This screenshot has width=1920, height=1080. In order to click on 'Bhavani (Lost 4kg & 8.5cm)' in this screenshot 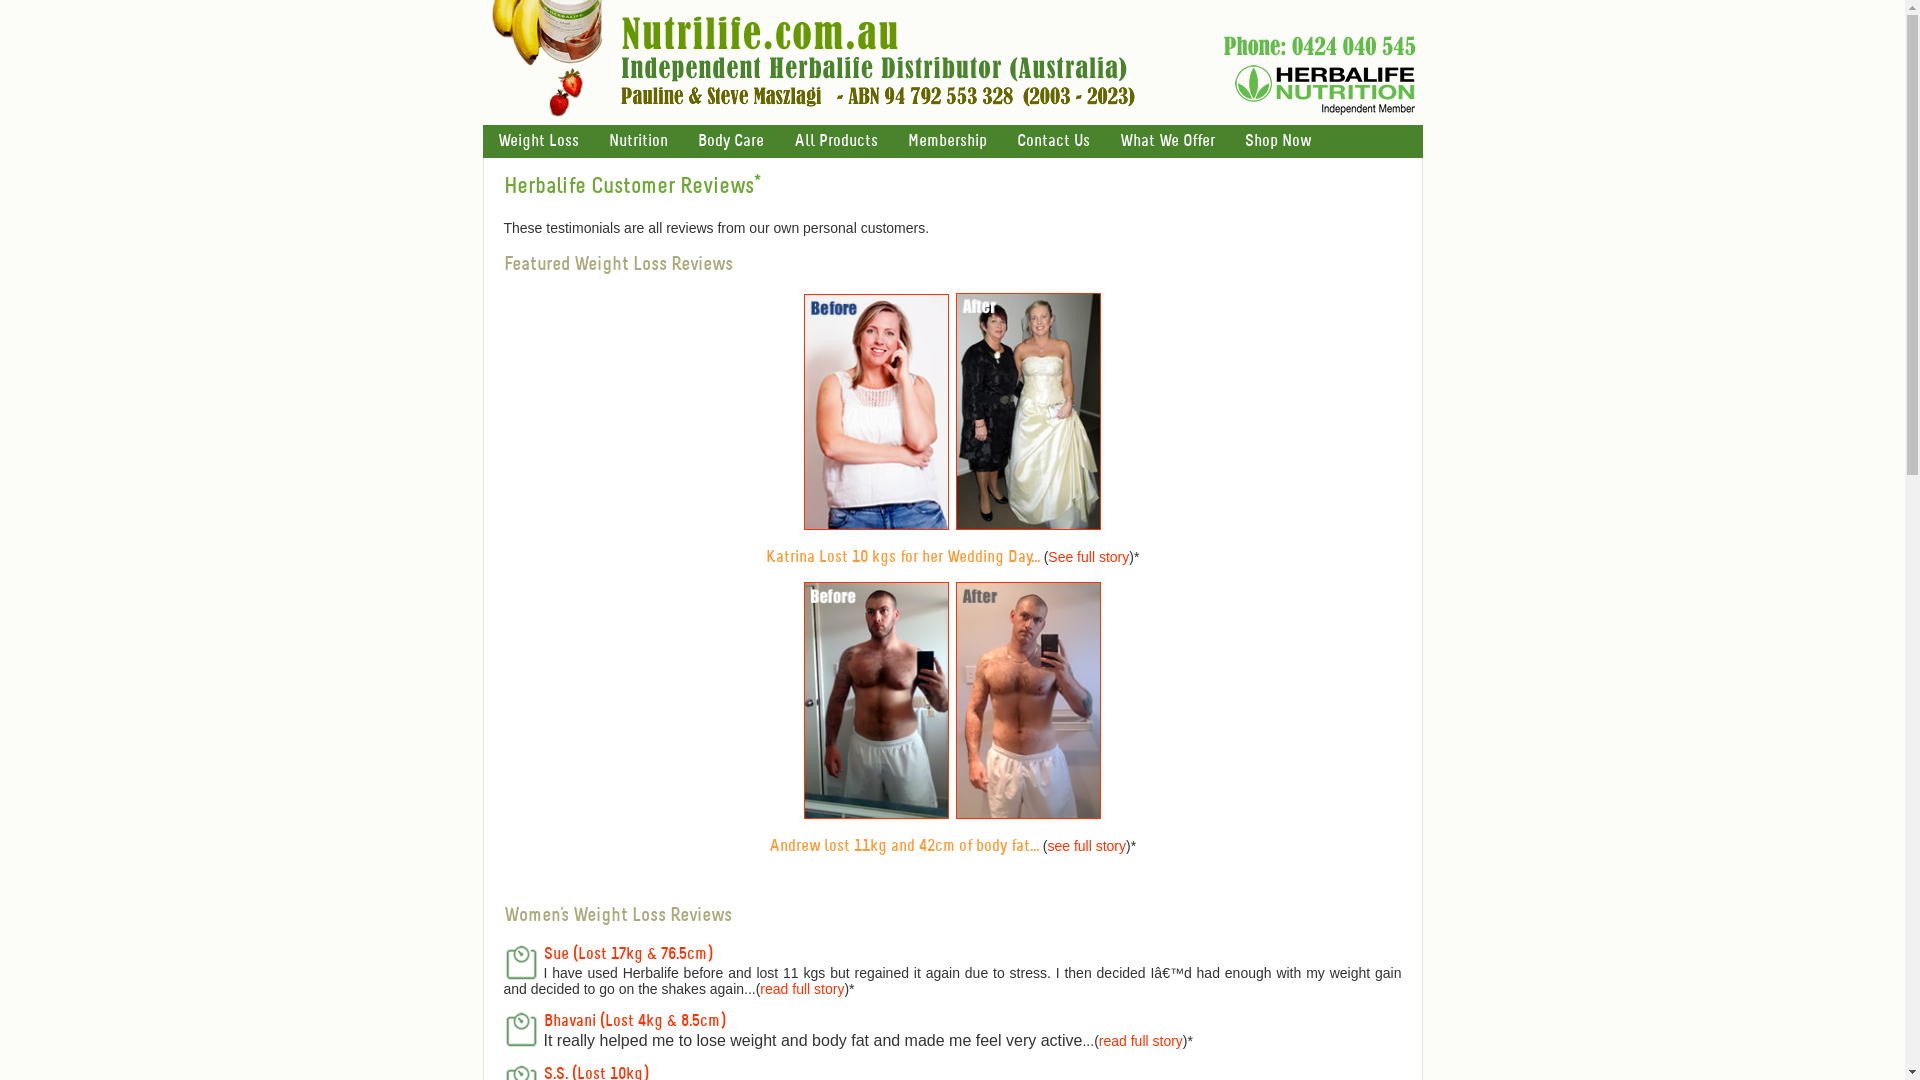, I will do `click(633, 1021)`.